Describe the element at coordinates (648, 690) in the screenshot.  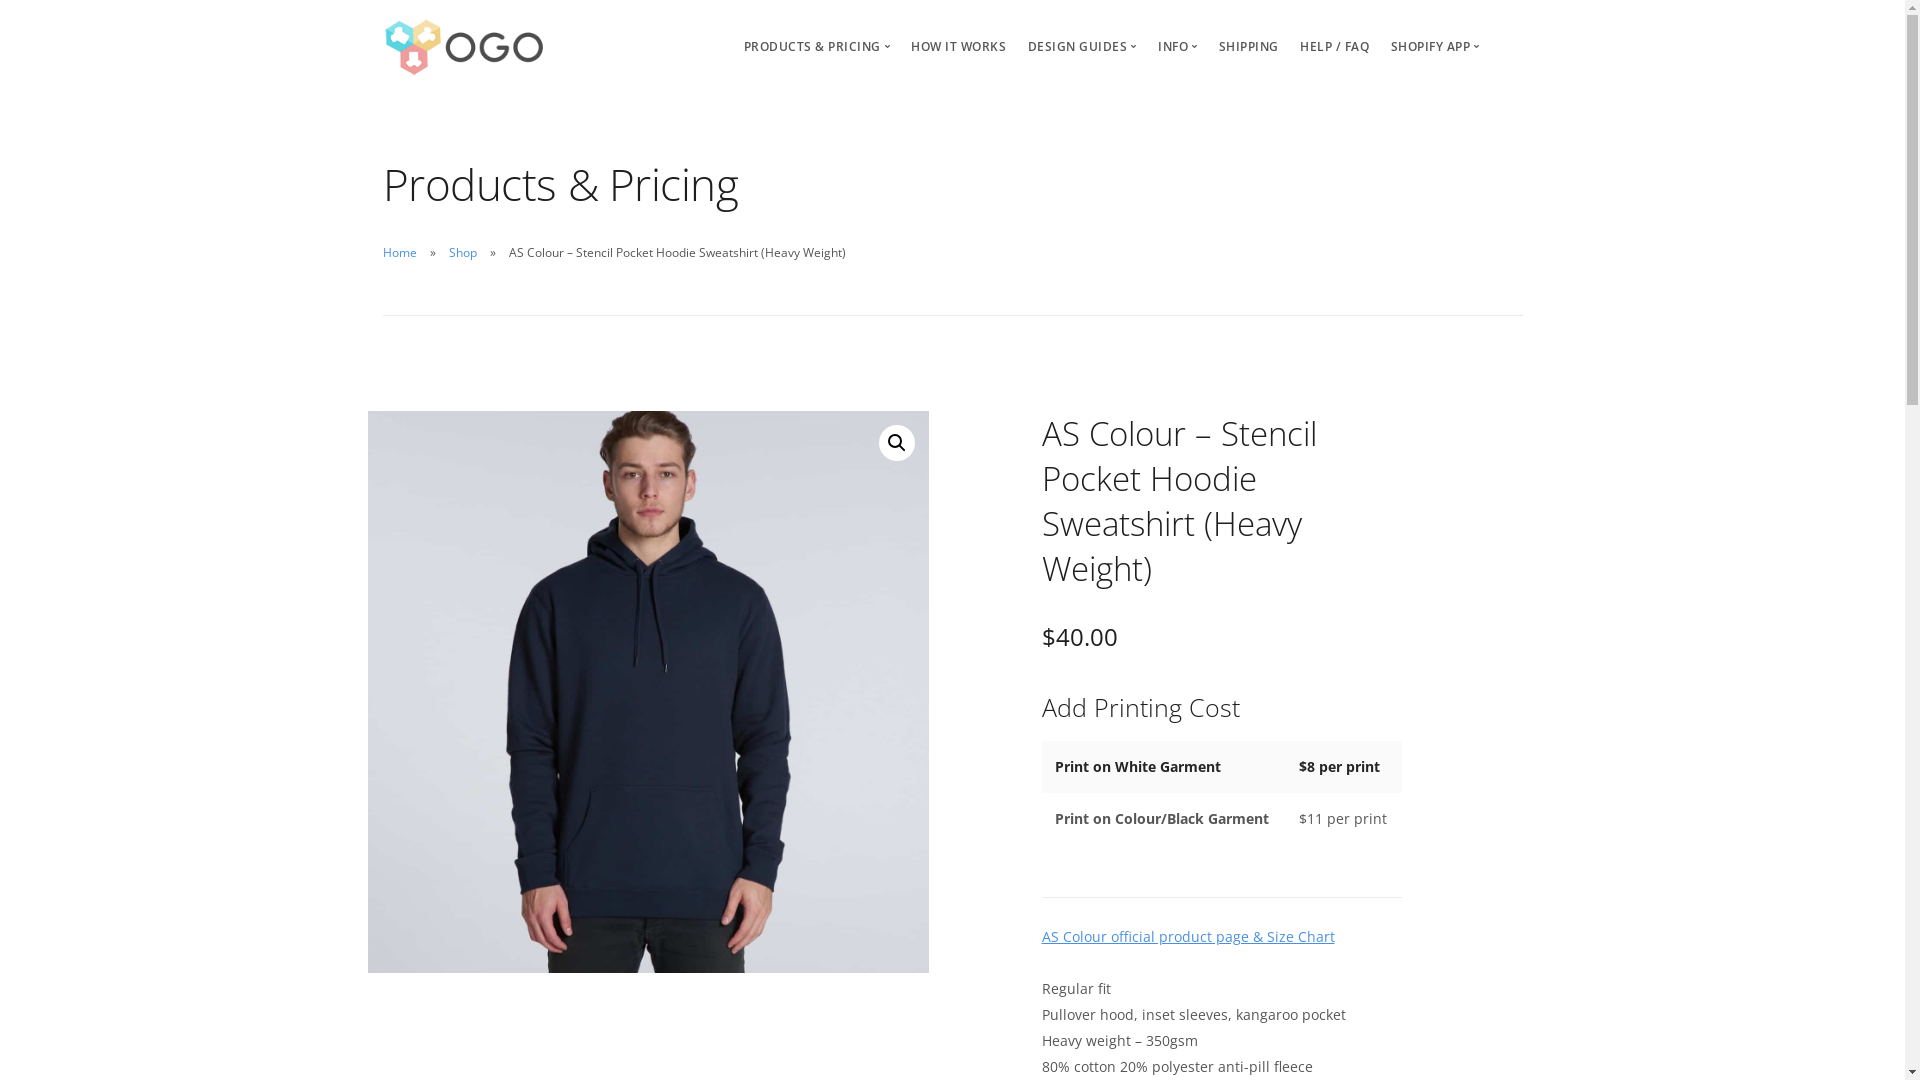
I see `'5102_stencil_hood_front_1_2'` at that location.